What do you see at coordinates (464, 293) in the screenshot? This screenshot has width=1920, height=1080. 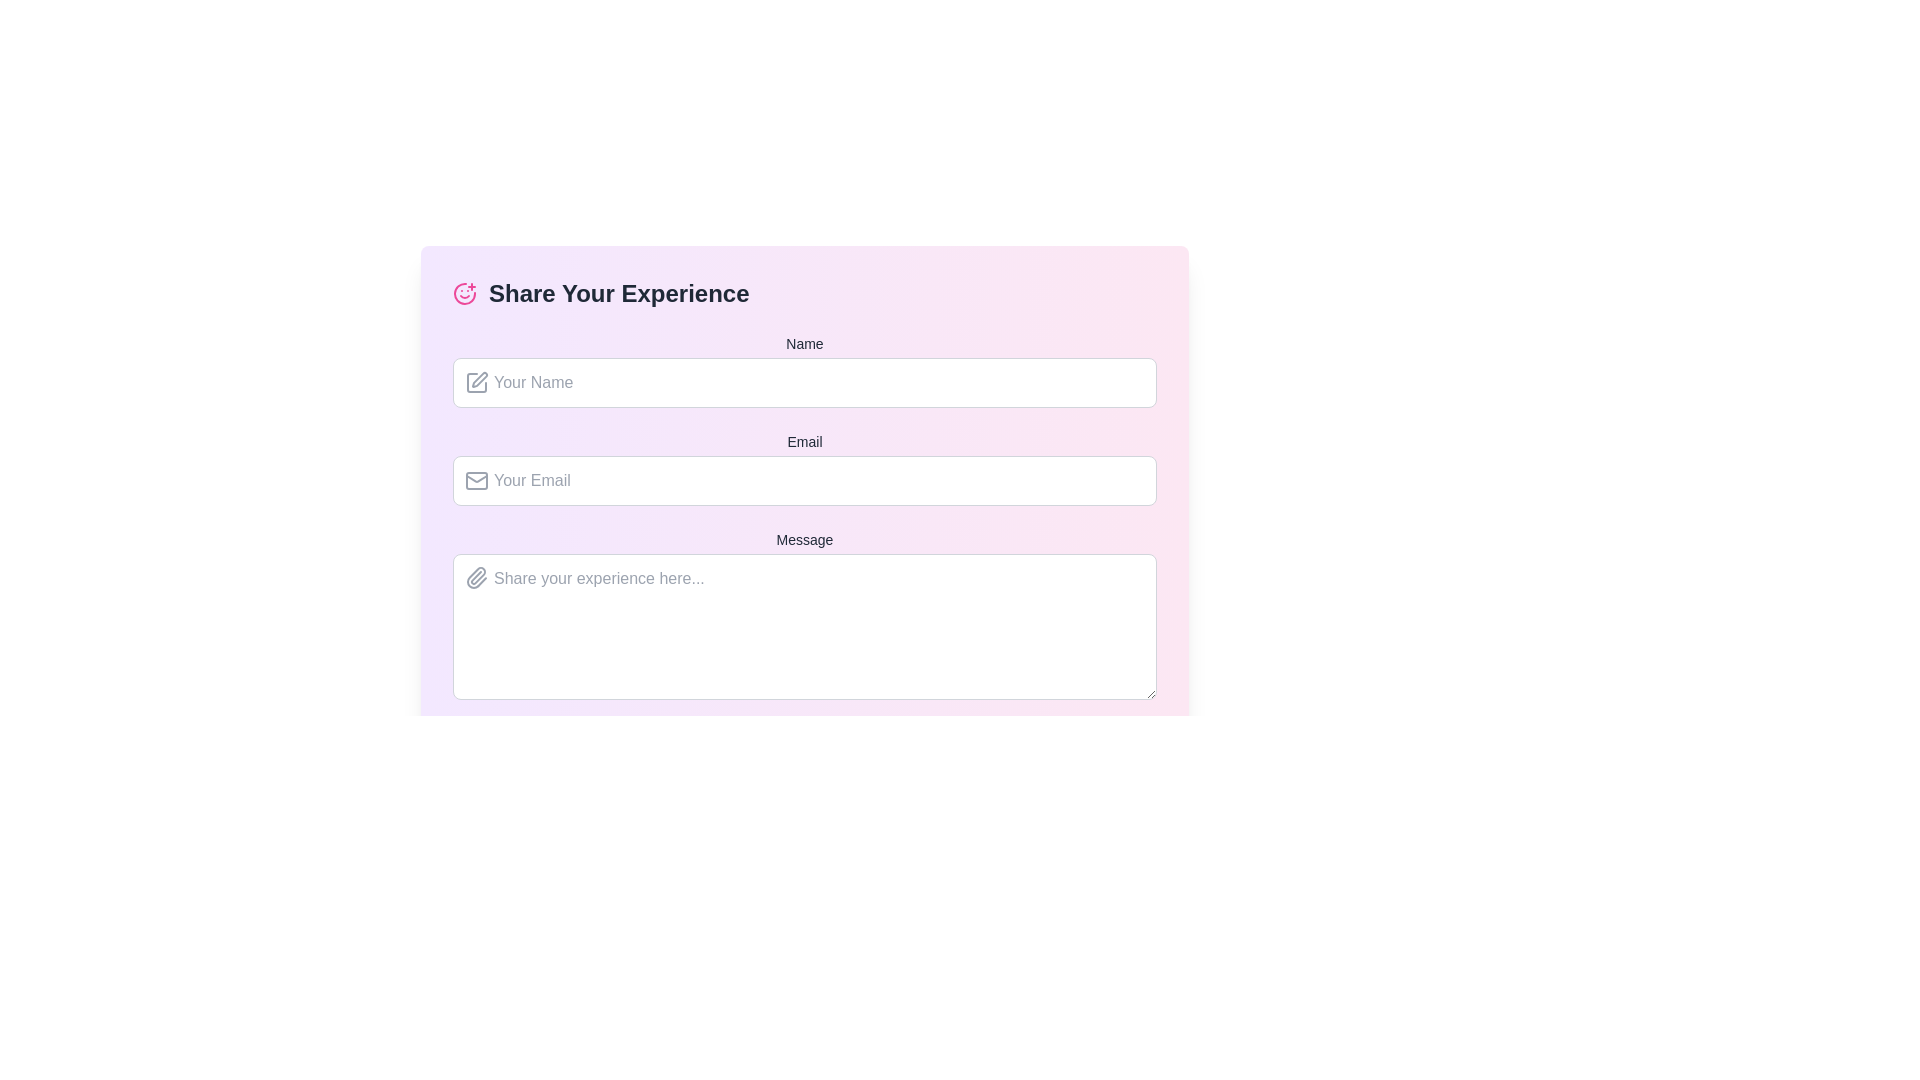 I see `the decorative graphic element within the pink circular icon located at the top left of the 'Share Your Experience' form` at bounding box center [464, 293].